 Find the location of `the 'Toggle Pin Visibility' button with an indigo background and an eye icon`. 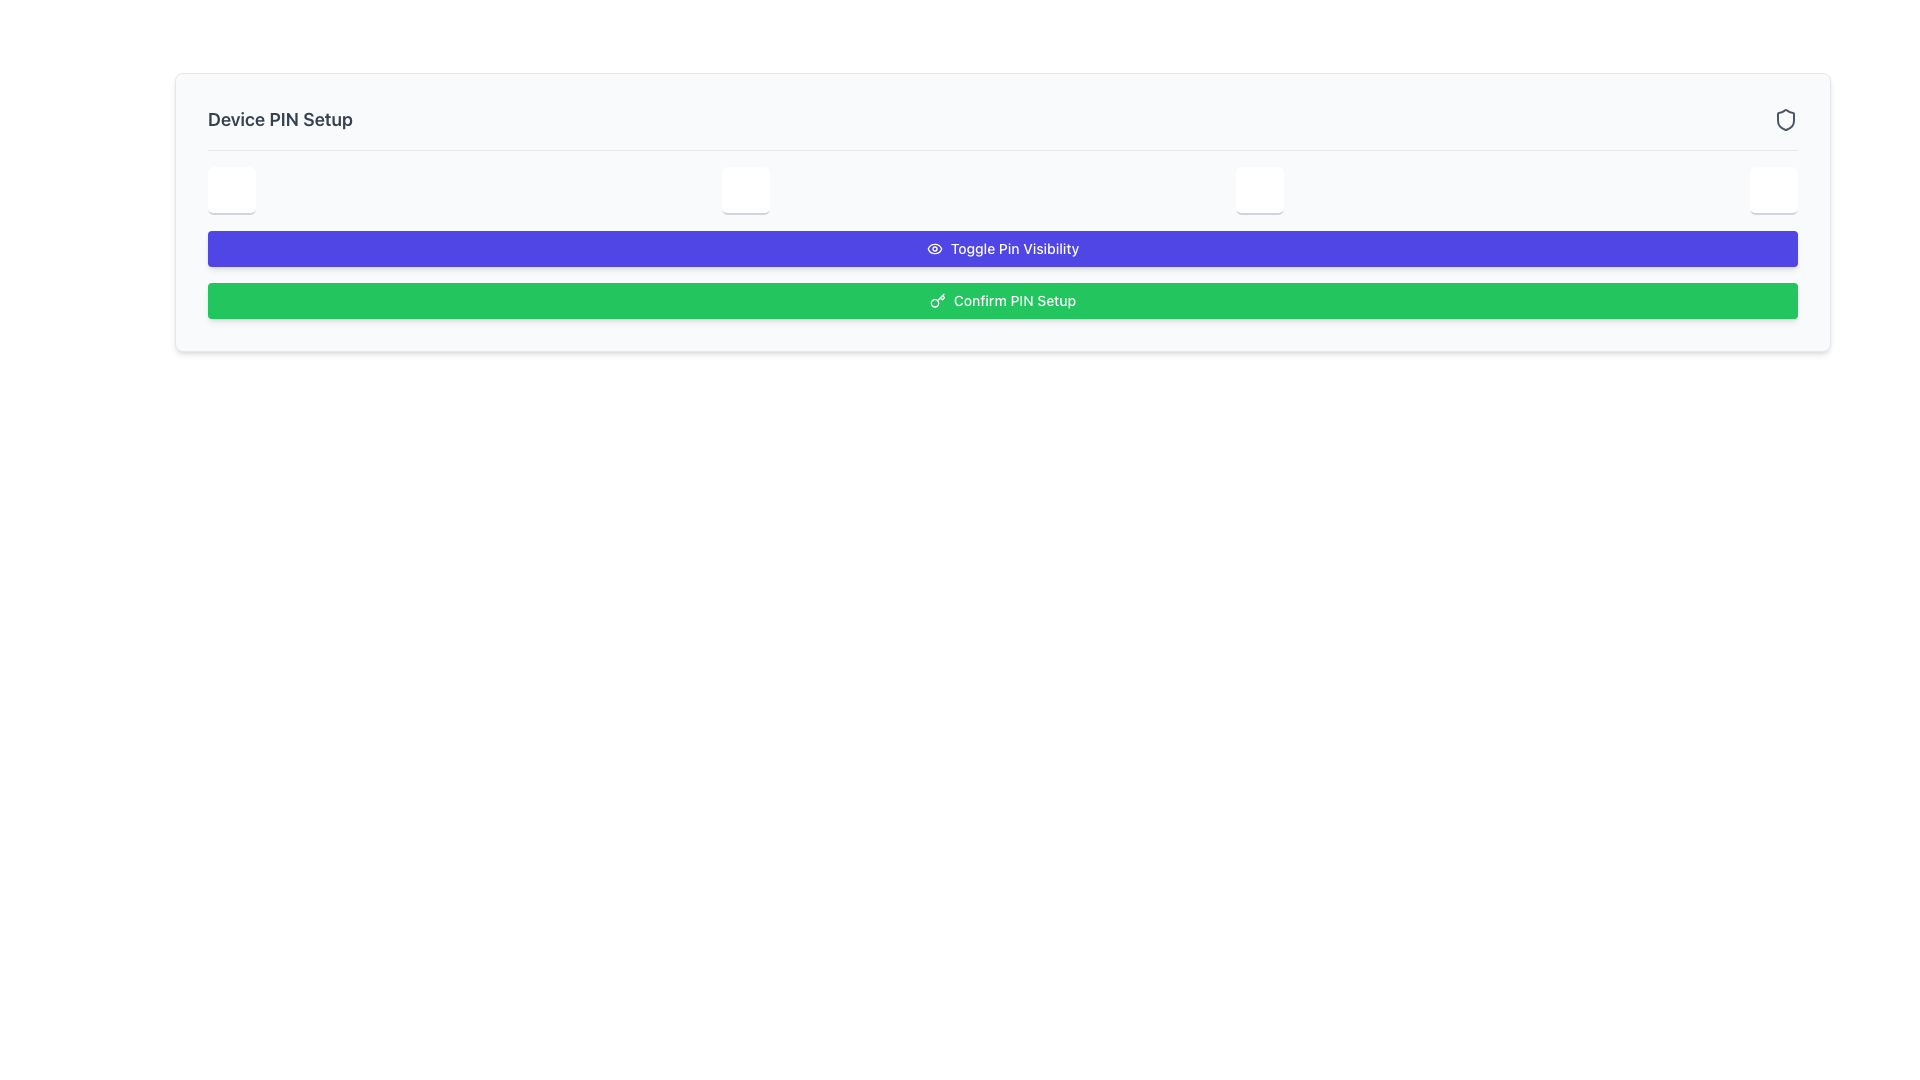

the 'Toggle Pin Visibility' button with an indigo background and an eye icon is located at coordinates (1003, 248).